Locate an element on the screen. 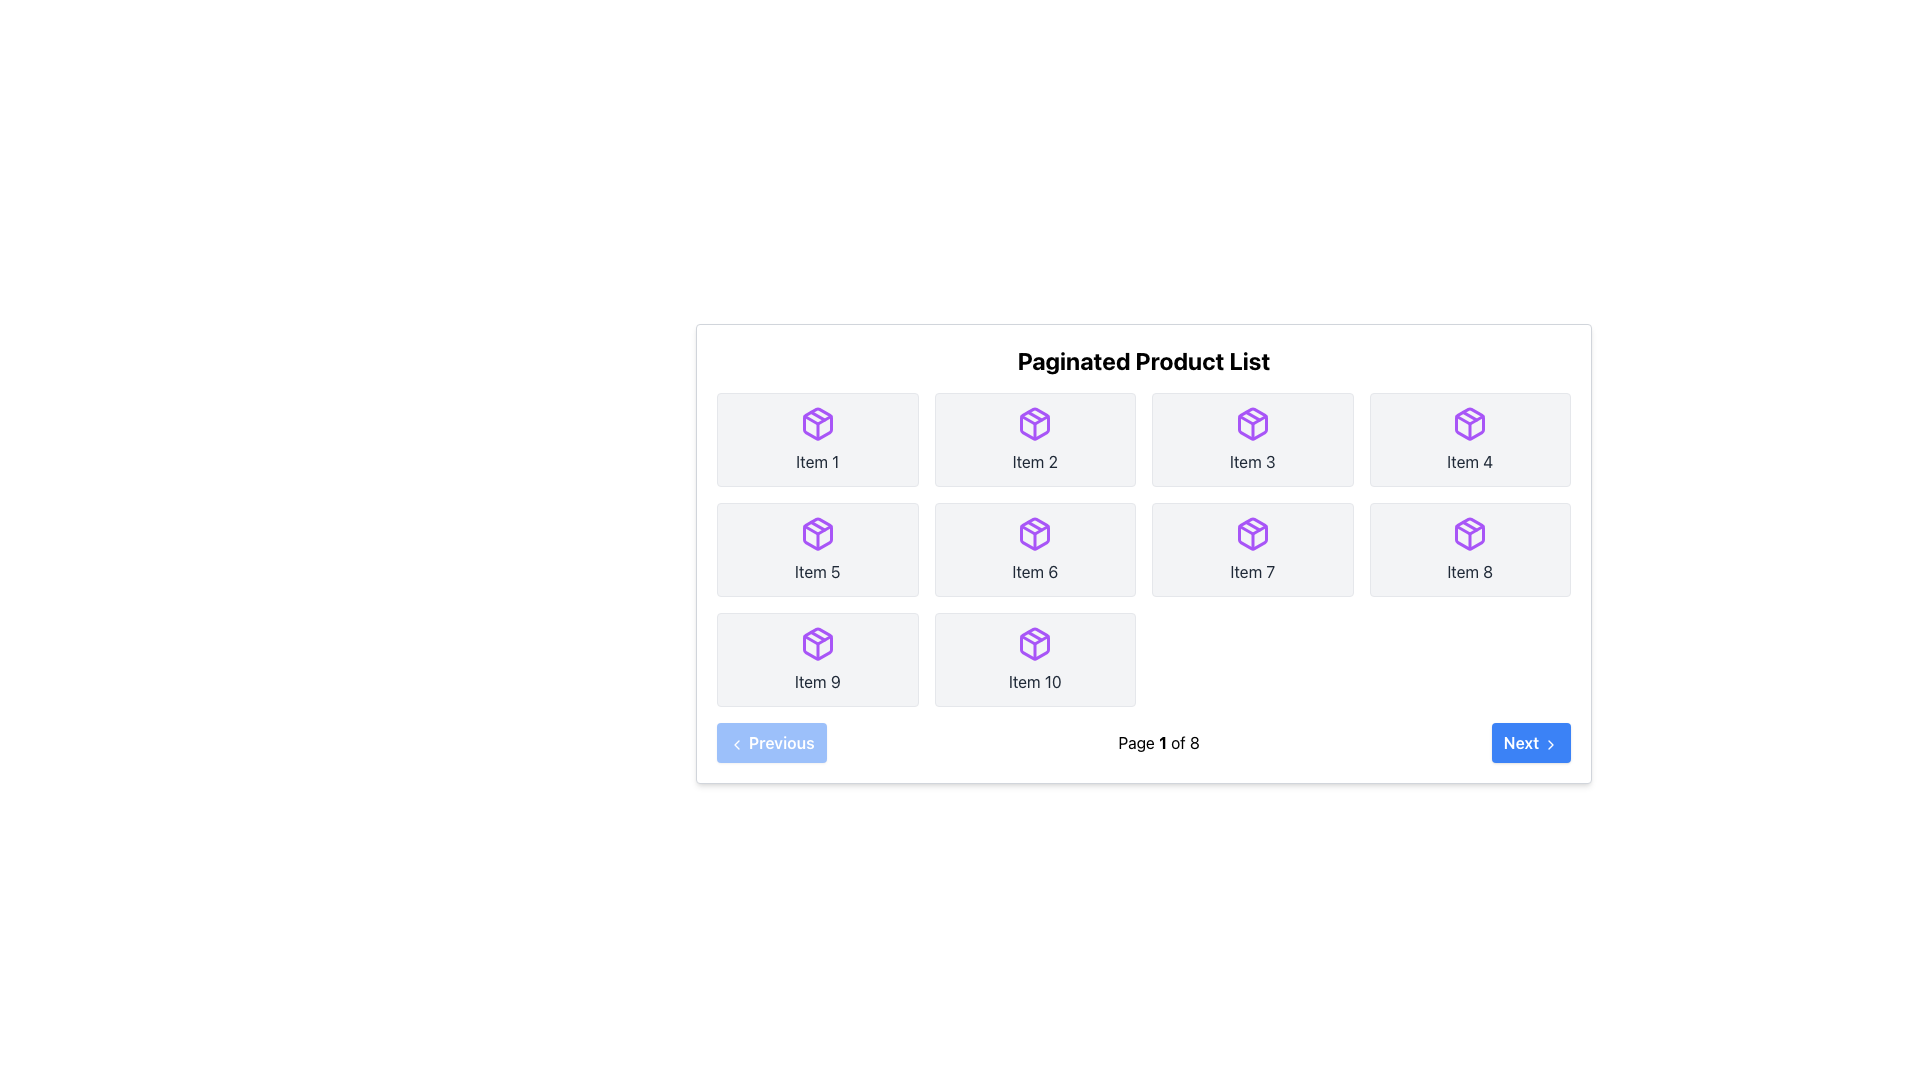  the icon representing 'Item 8' located in the second row, fourth column of the grid in the 'Paginated Product List' is located at coordinates (1470, 532).